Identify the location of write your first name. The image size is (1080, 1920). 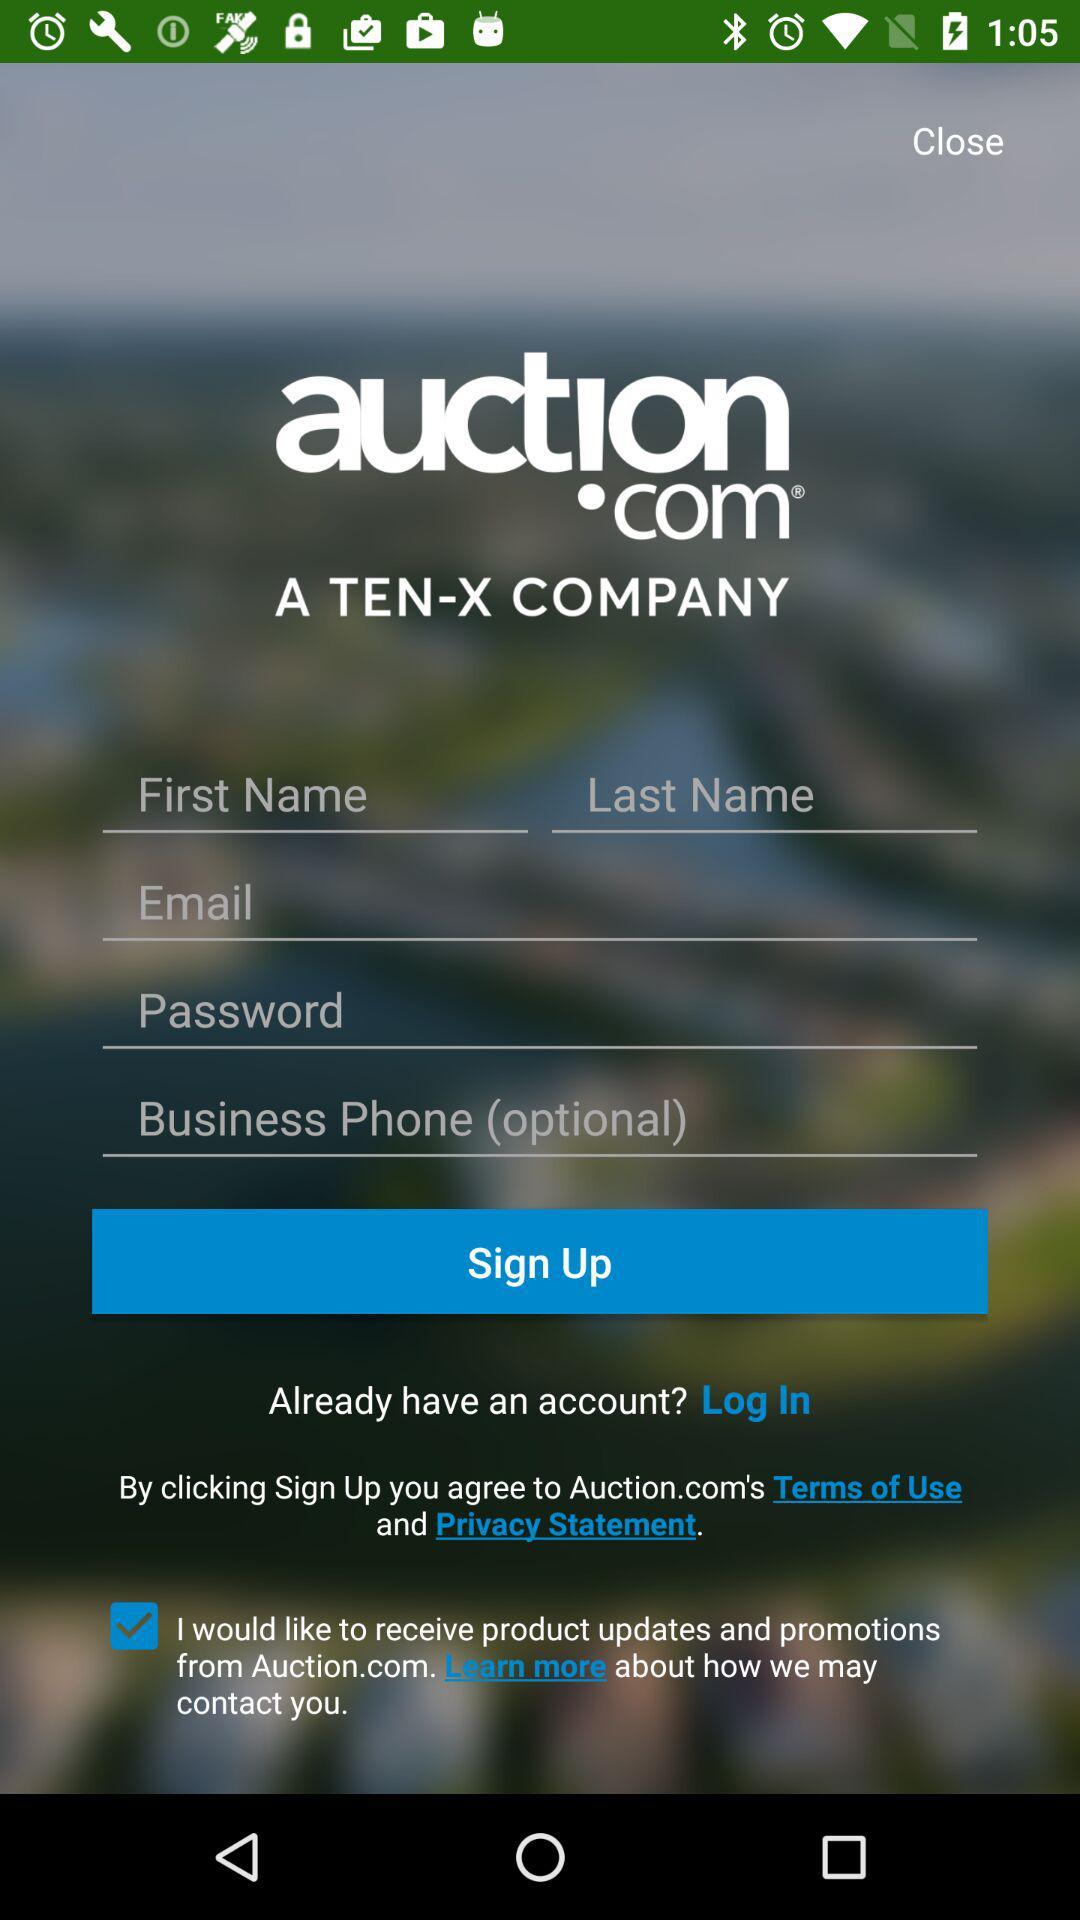
(315, 801).